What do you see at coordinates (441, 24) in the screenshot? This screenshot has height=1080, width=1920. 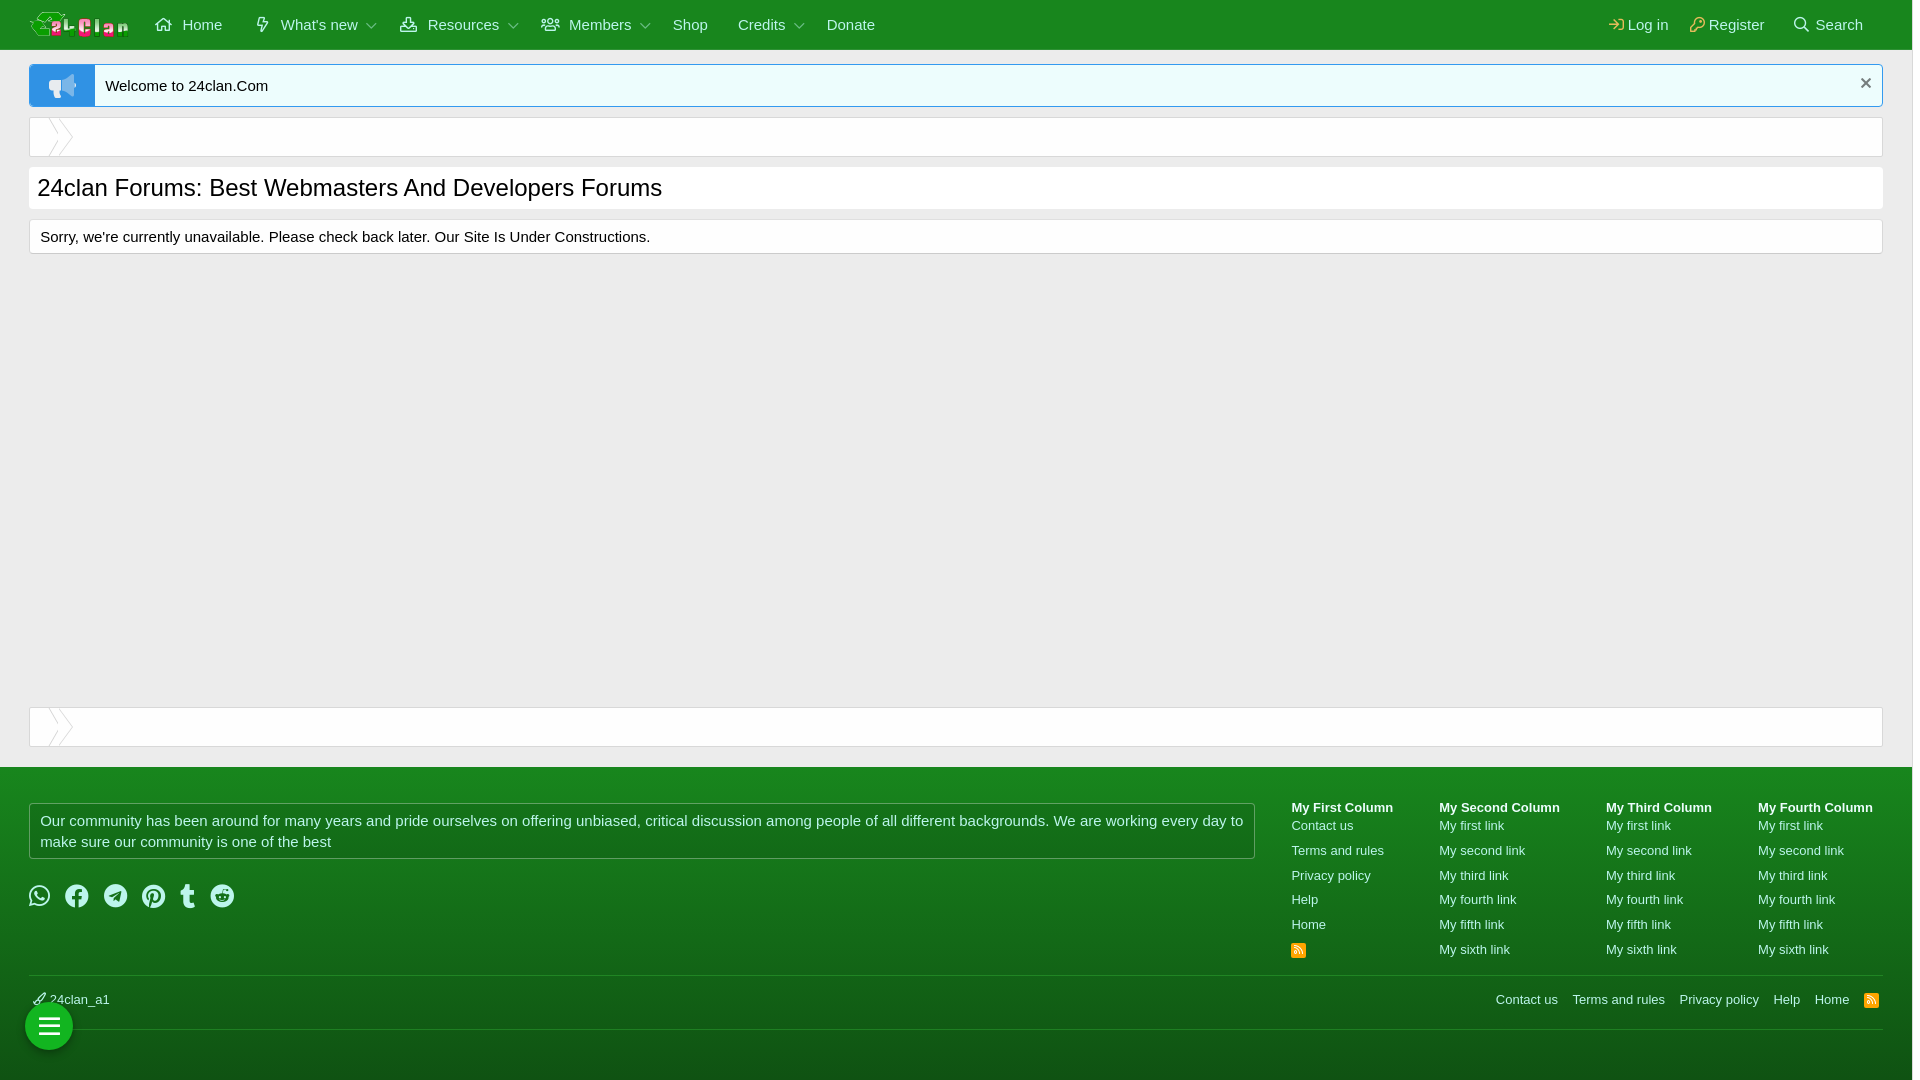 I see `'Resources'` at bounding box center [441, 24].